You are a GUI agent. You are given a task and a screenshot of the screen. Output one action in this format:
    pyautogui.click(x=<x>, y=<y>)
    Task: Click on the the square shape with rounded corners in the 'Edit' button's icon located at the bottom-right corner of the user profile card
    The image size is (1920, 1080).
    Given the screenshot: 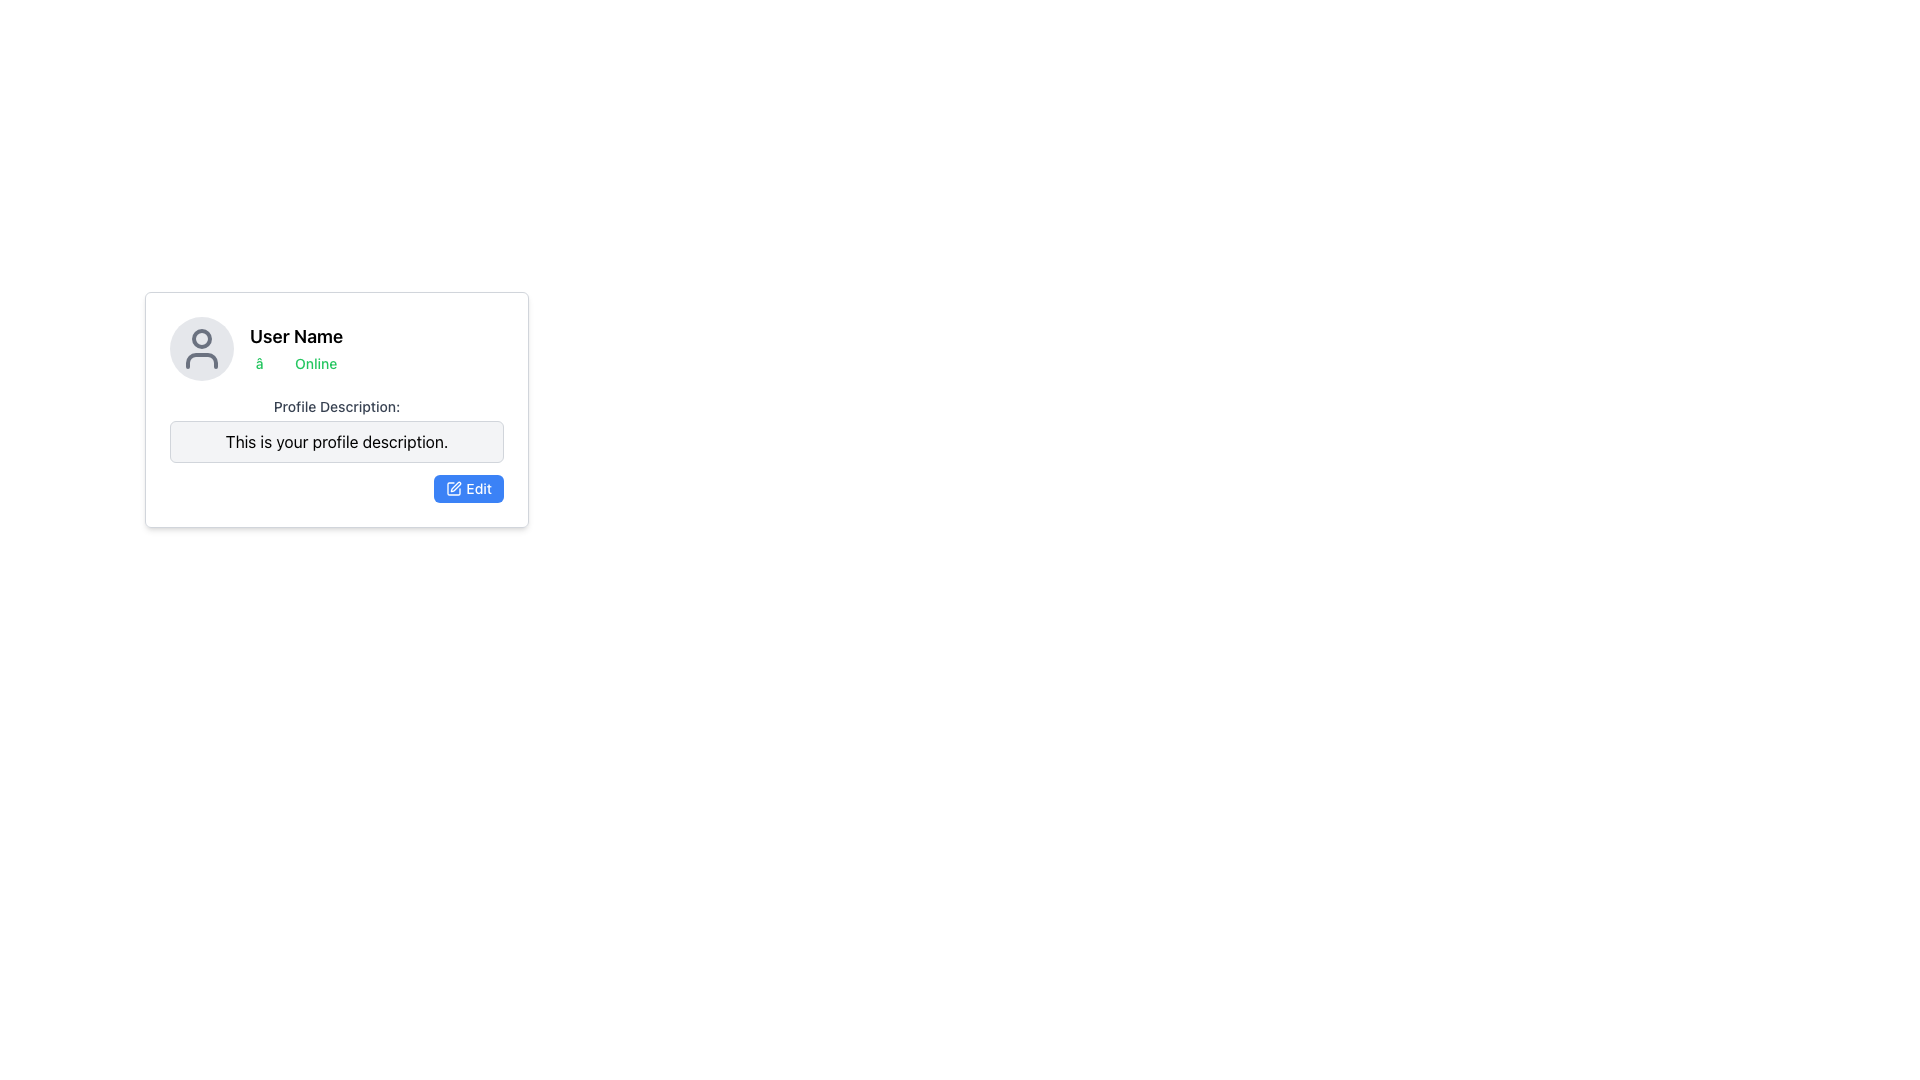 What is the action you would take?
    pyautogui.click(x=453, y=489)
    